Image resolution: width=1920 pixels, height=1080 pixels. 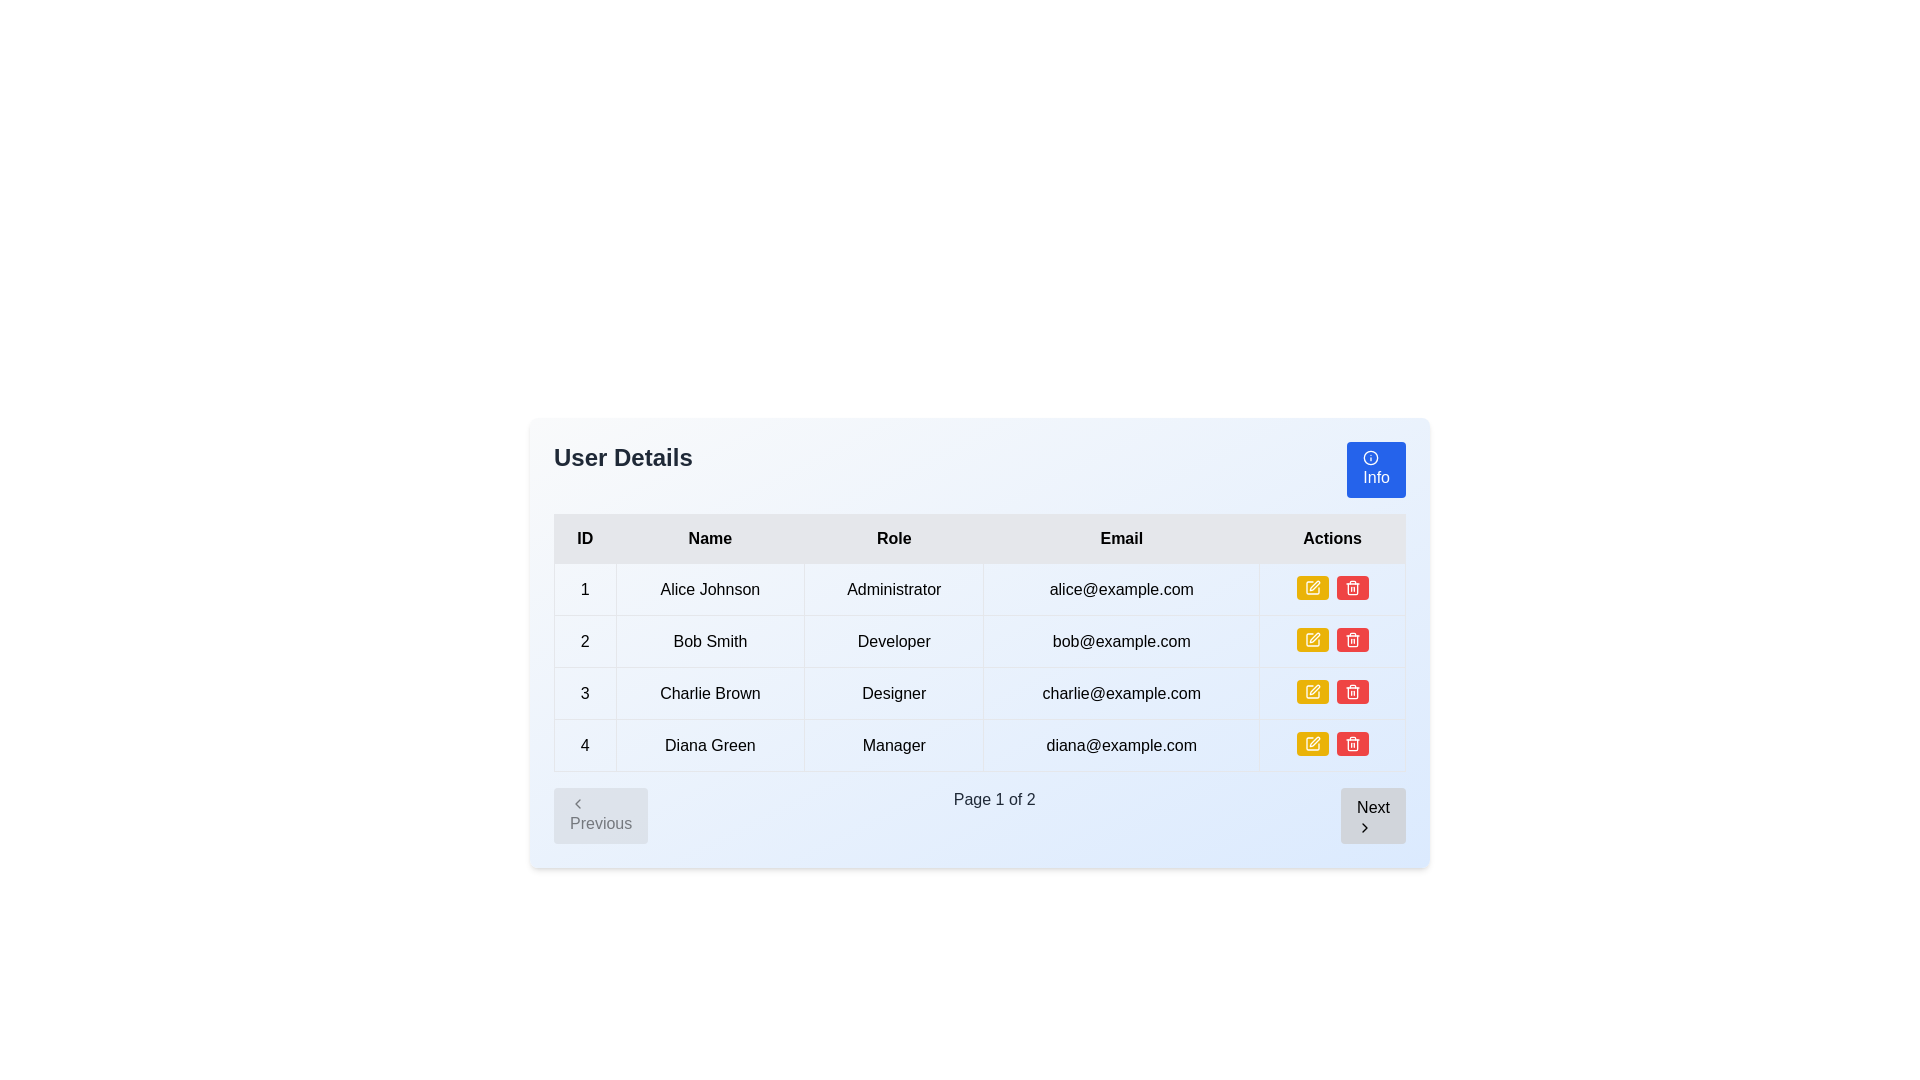 I want to click on the yellow button with a white pen icon in the 'Actions' column of the fourth row of the 'User Details' table to initiate the edit action for the user, so click(x=1312, y=744).